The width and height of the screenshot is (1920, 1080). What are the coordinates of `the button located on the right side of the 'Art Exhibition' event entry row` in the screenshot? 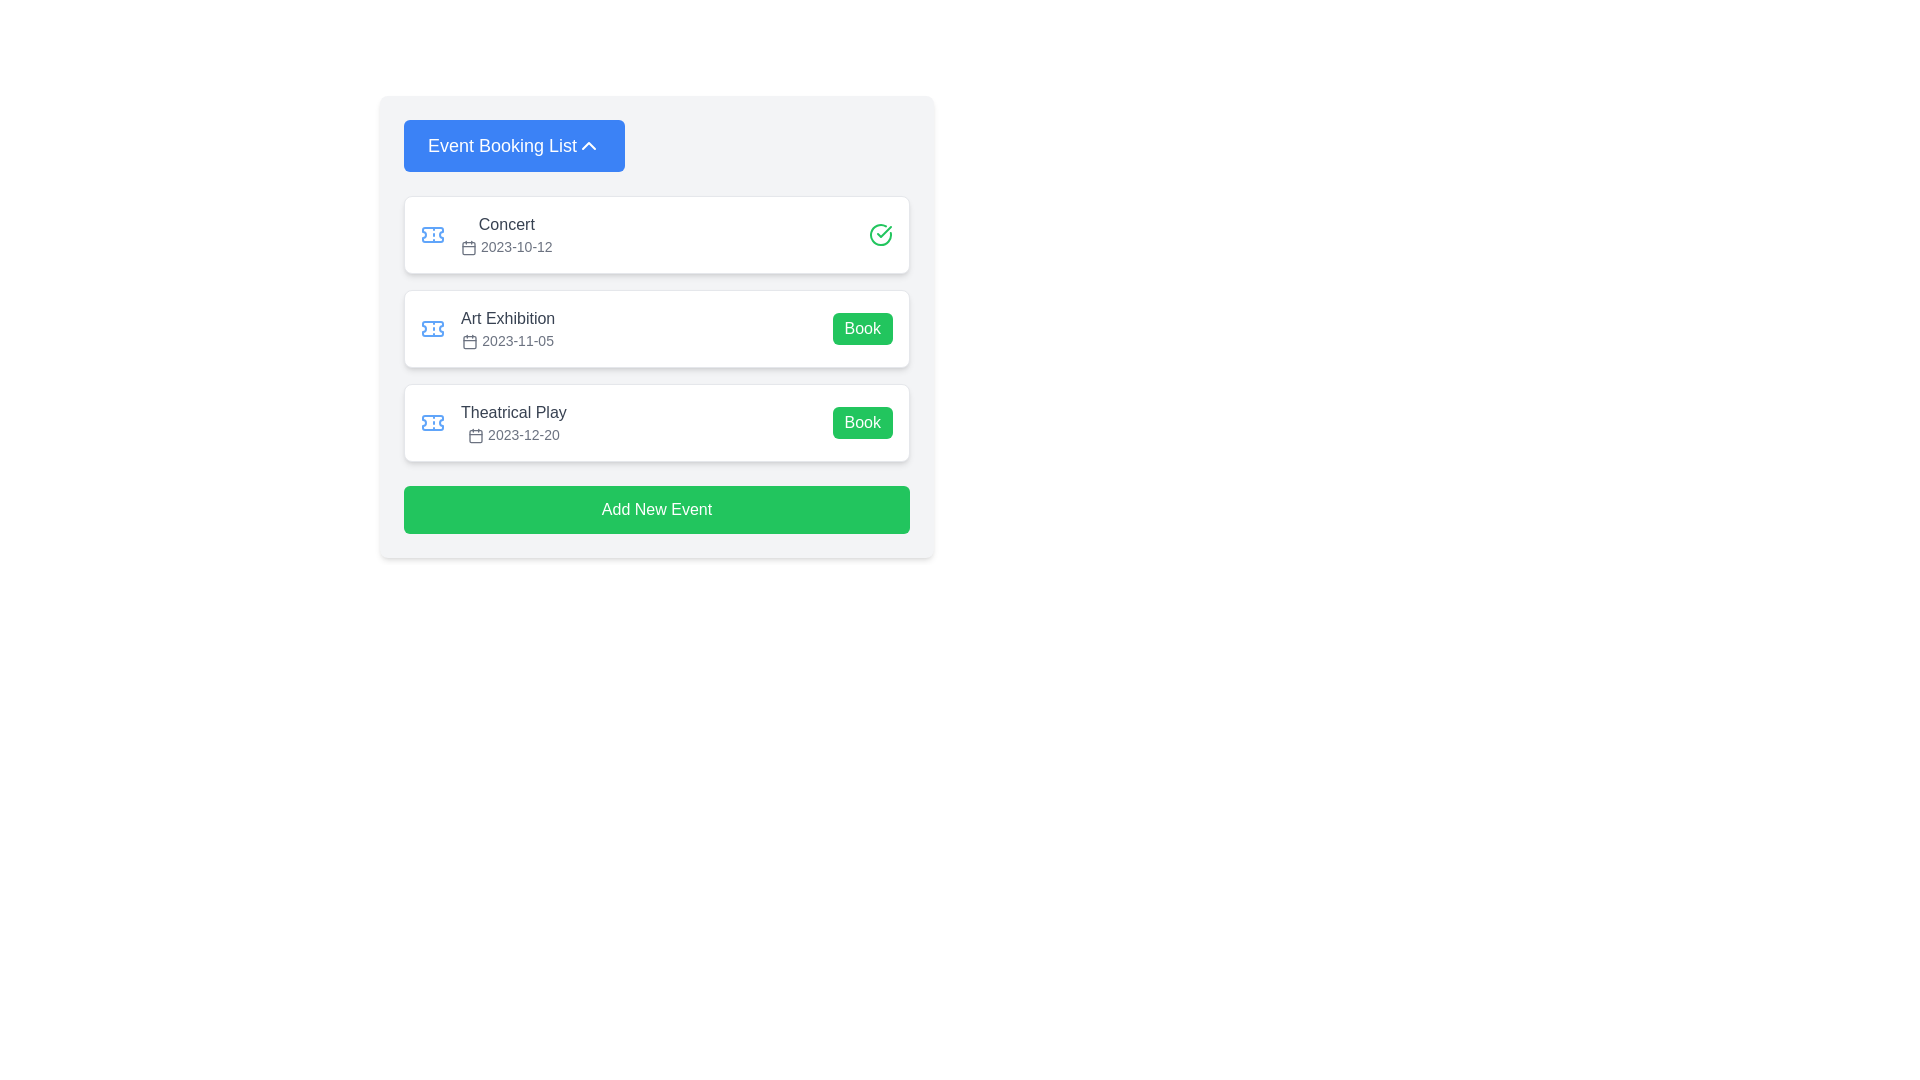 It's located at (862, 327).